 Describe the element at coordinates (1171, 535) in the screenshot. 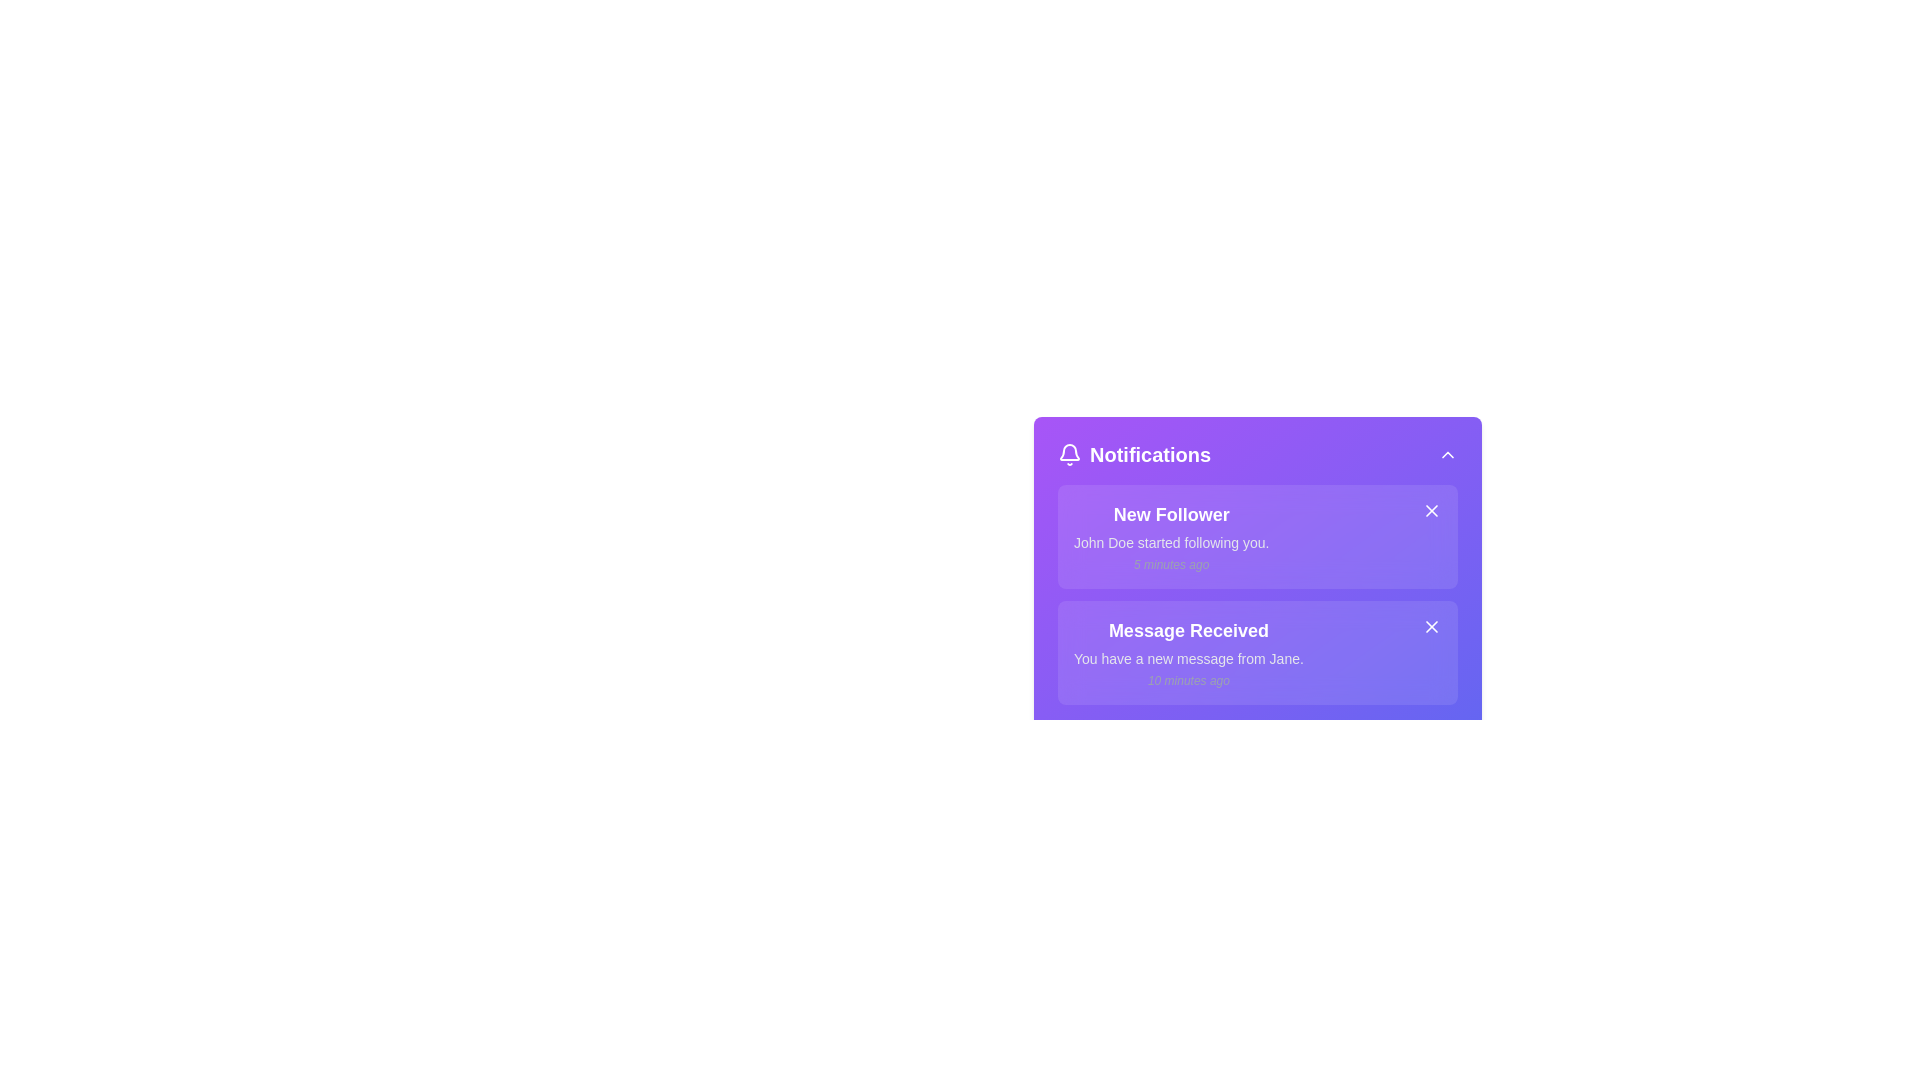

I see `the notification text block that displays 'New Follower', 'John Doe started following you.', and '5 minutes ago'` at that location.